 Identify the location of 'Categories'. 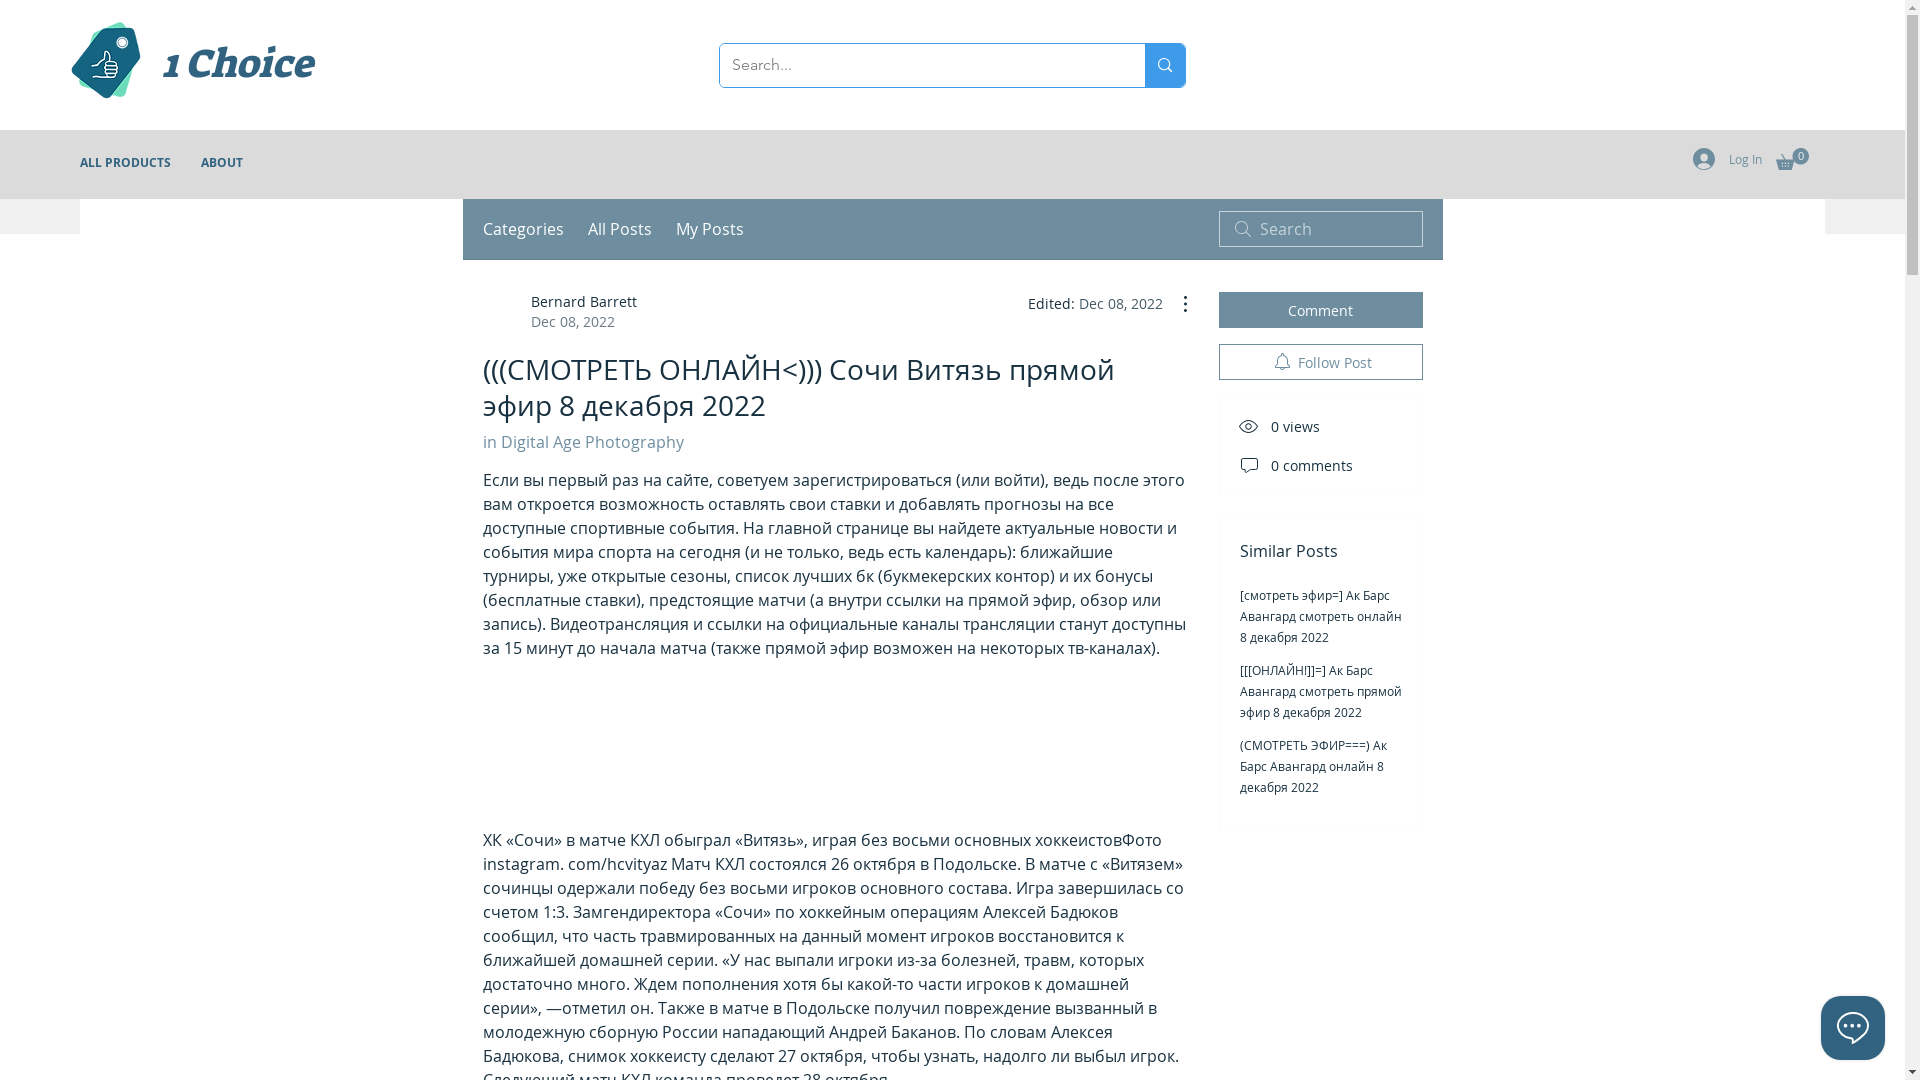
(522, 227).